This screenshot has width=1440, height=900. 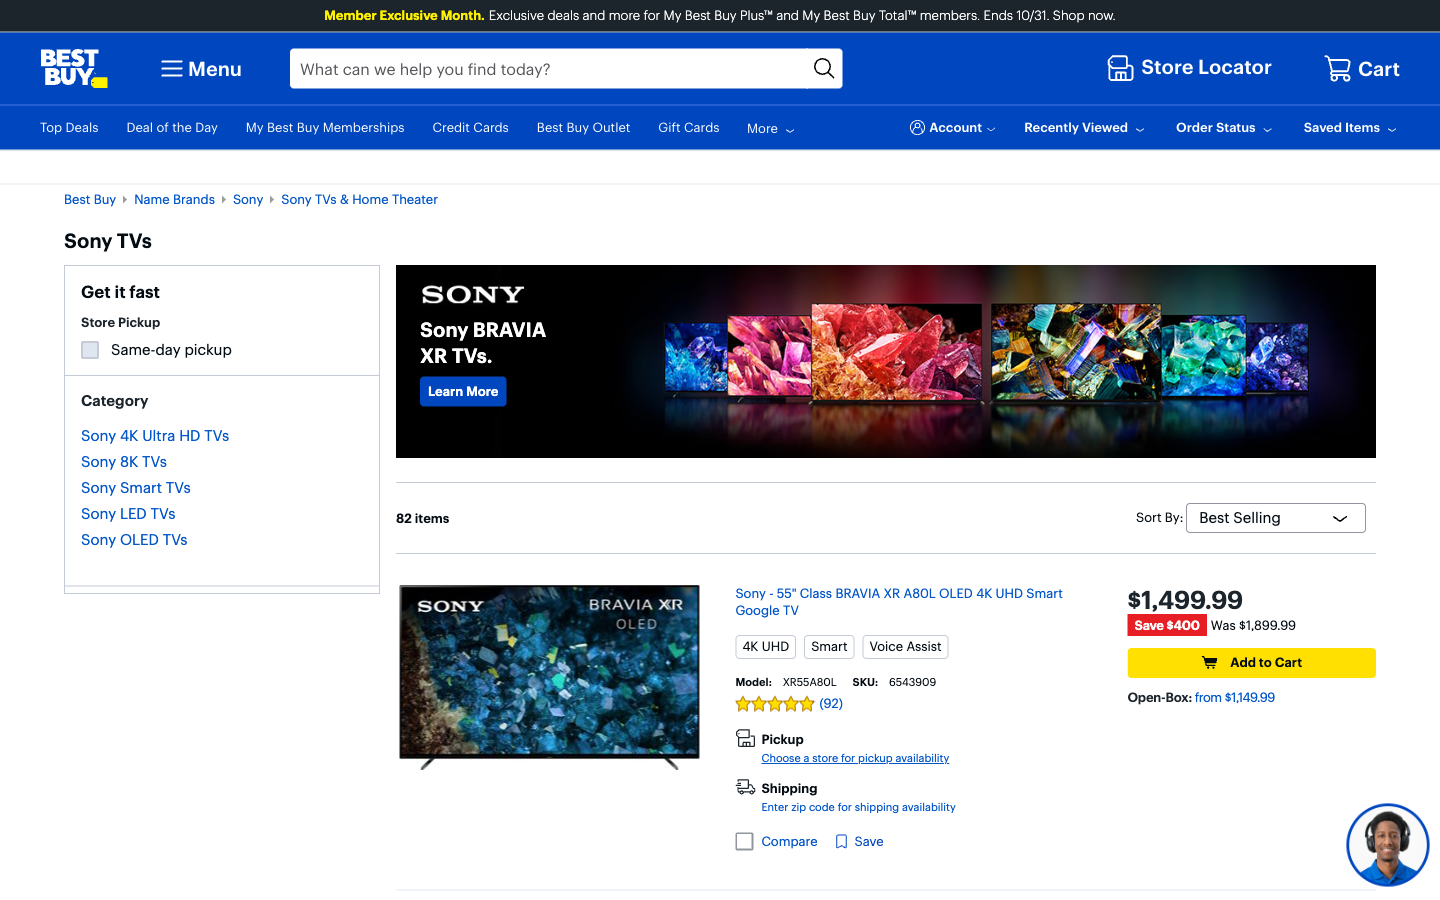 I want to click on Verify if the top listed television is deliverable to the postal code 15217, so click(x=857, y=807).